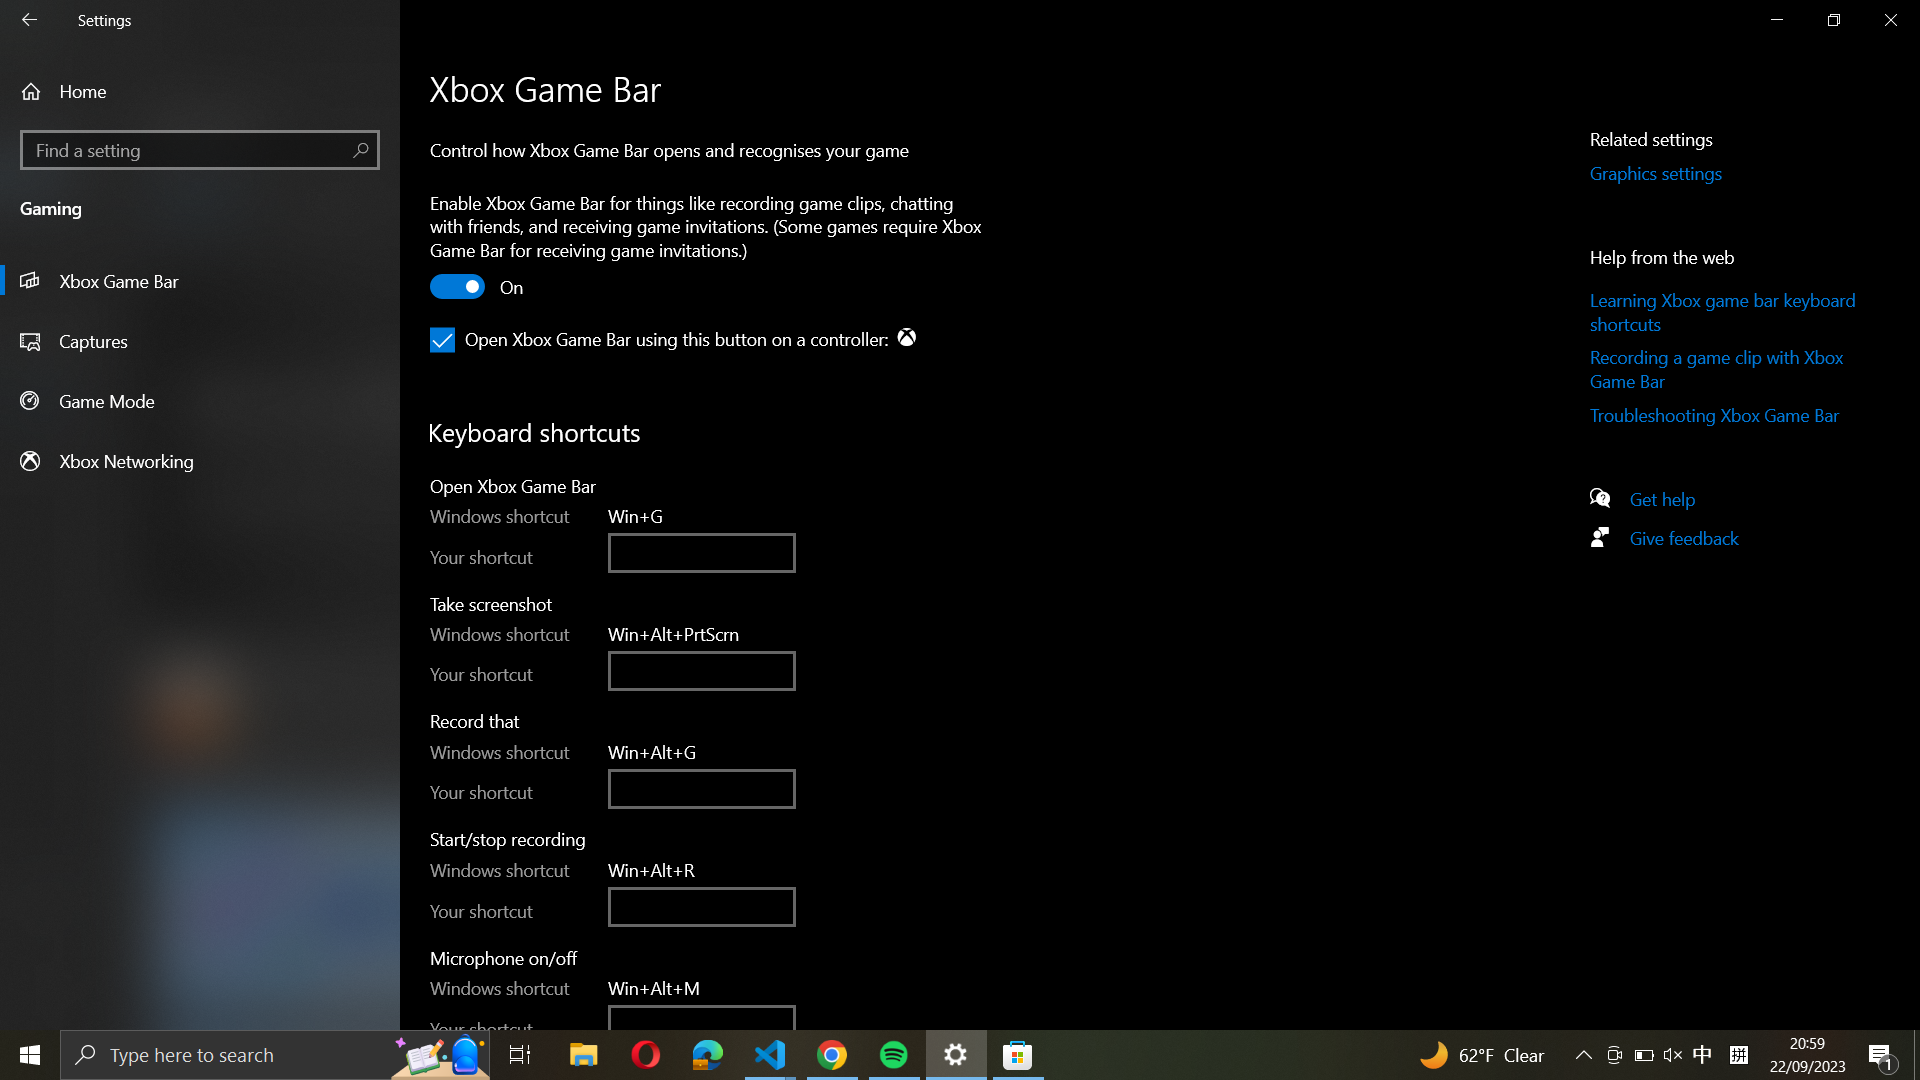  What do you see at coordinates (199, 149) in the screenshot?
I see `the "Find a Setting" action` at bounding box center [199, 149].